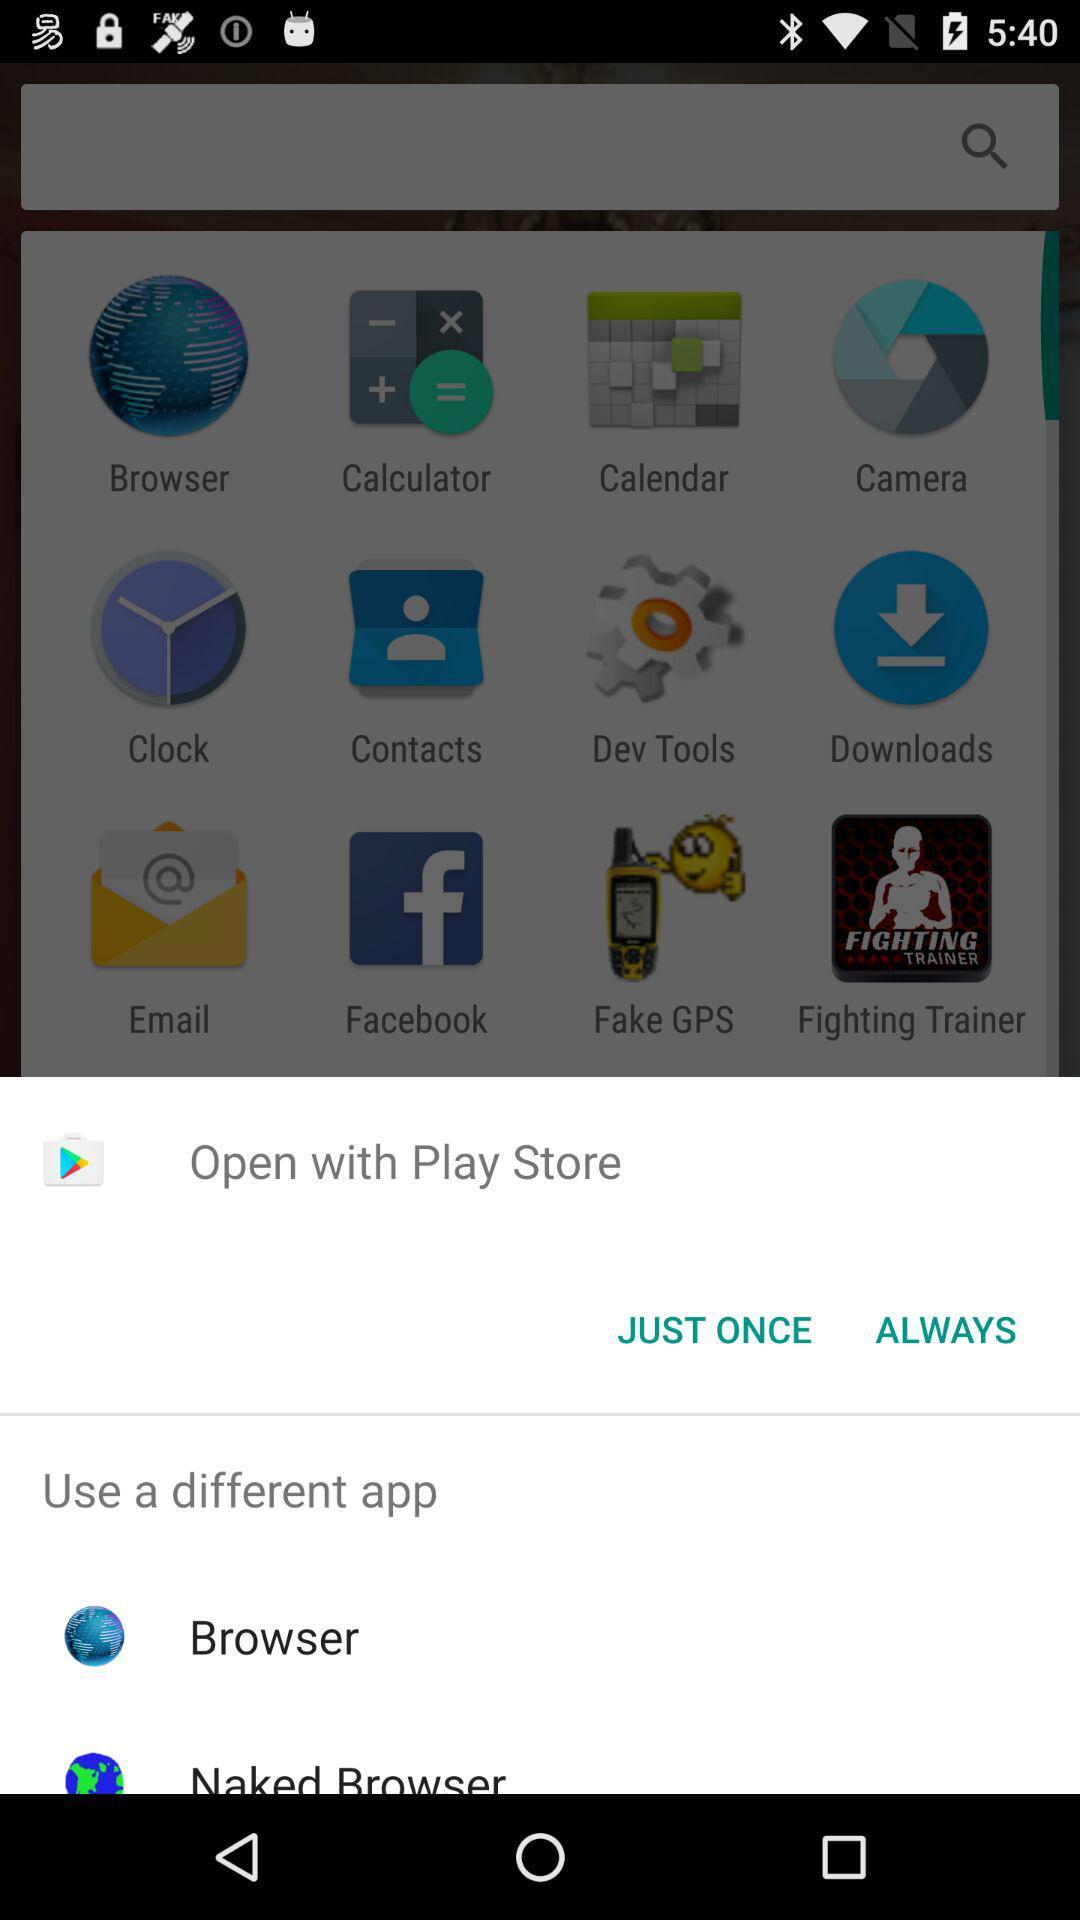 The height and width of the screenshot is (1920, 1080). What do you see at coordinates (713, 1329) in the screenshot?
I see `the icon below open with play app` at bounding box center [713, 1329].